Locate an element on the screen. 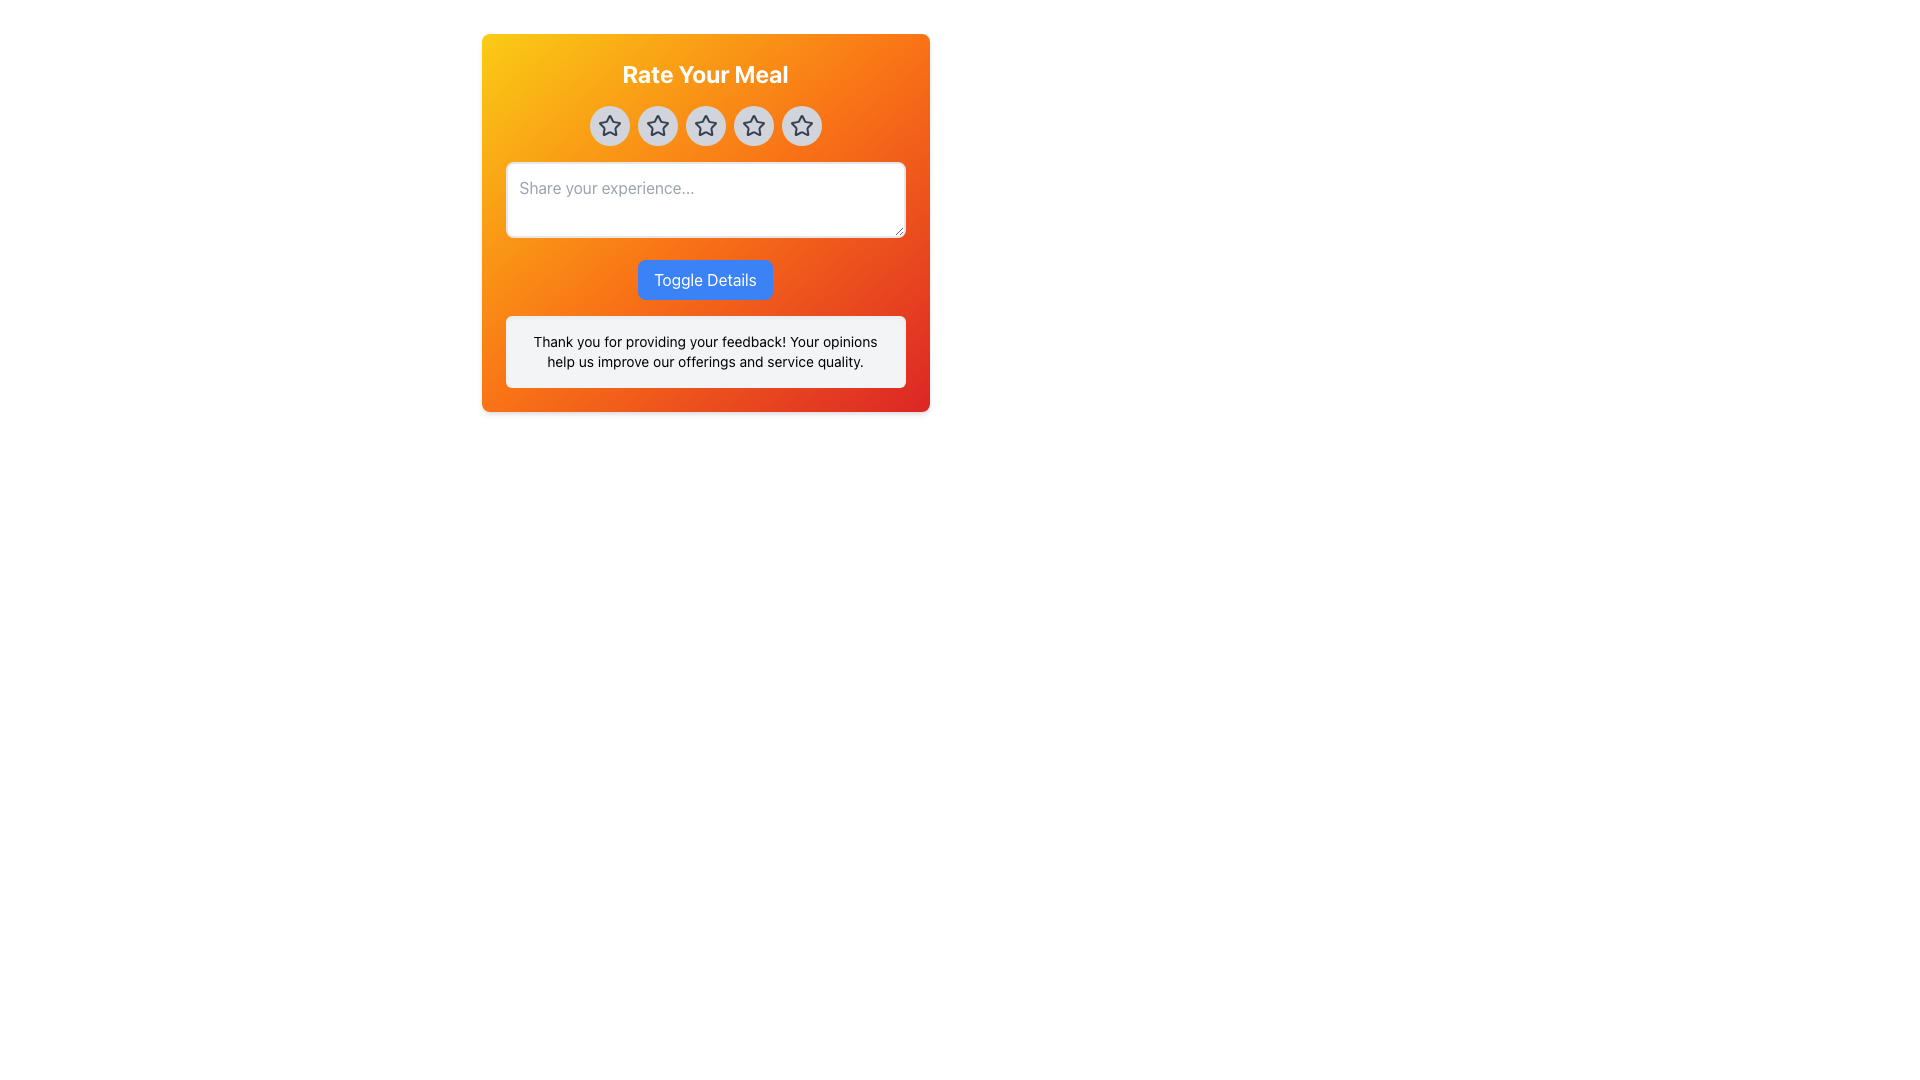 Image resolution: width=1920 pixels, height=1080 pixels. the third star icon from the left in the rating stars row is located at coordinates (705, 125).